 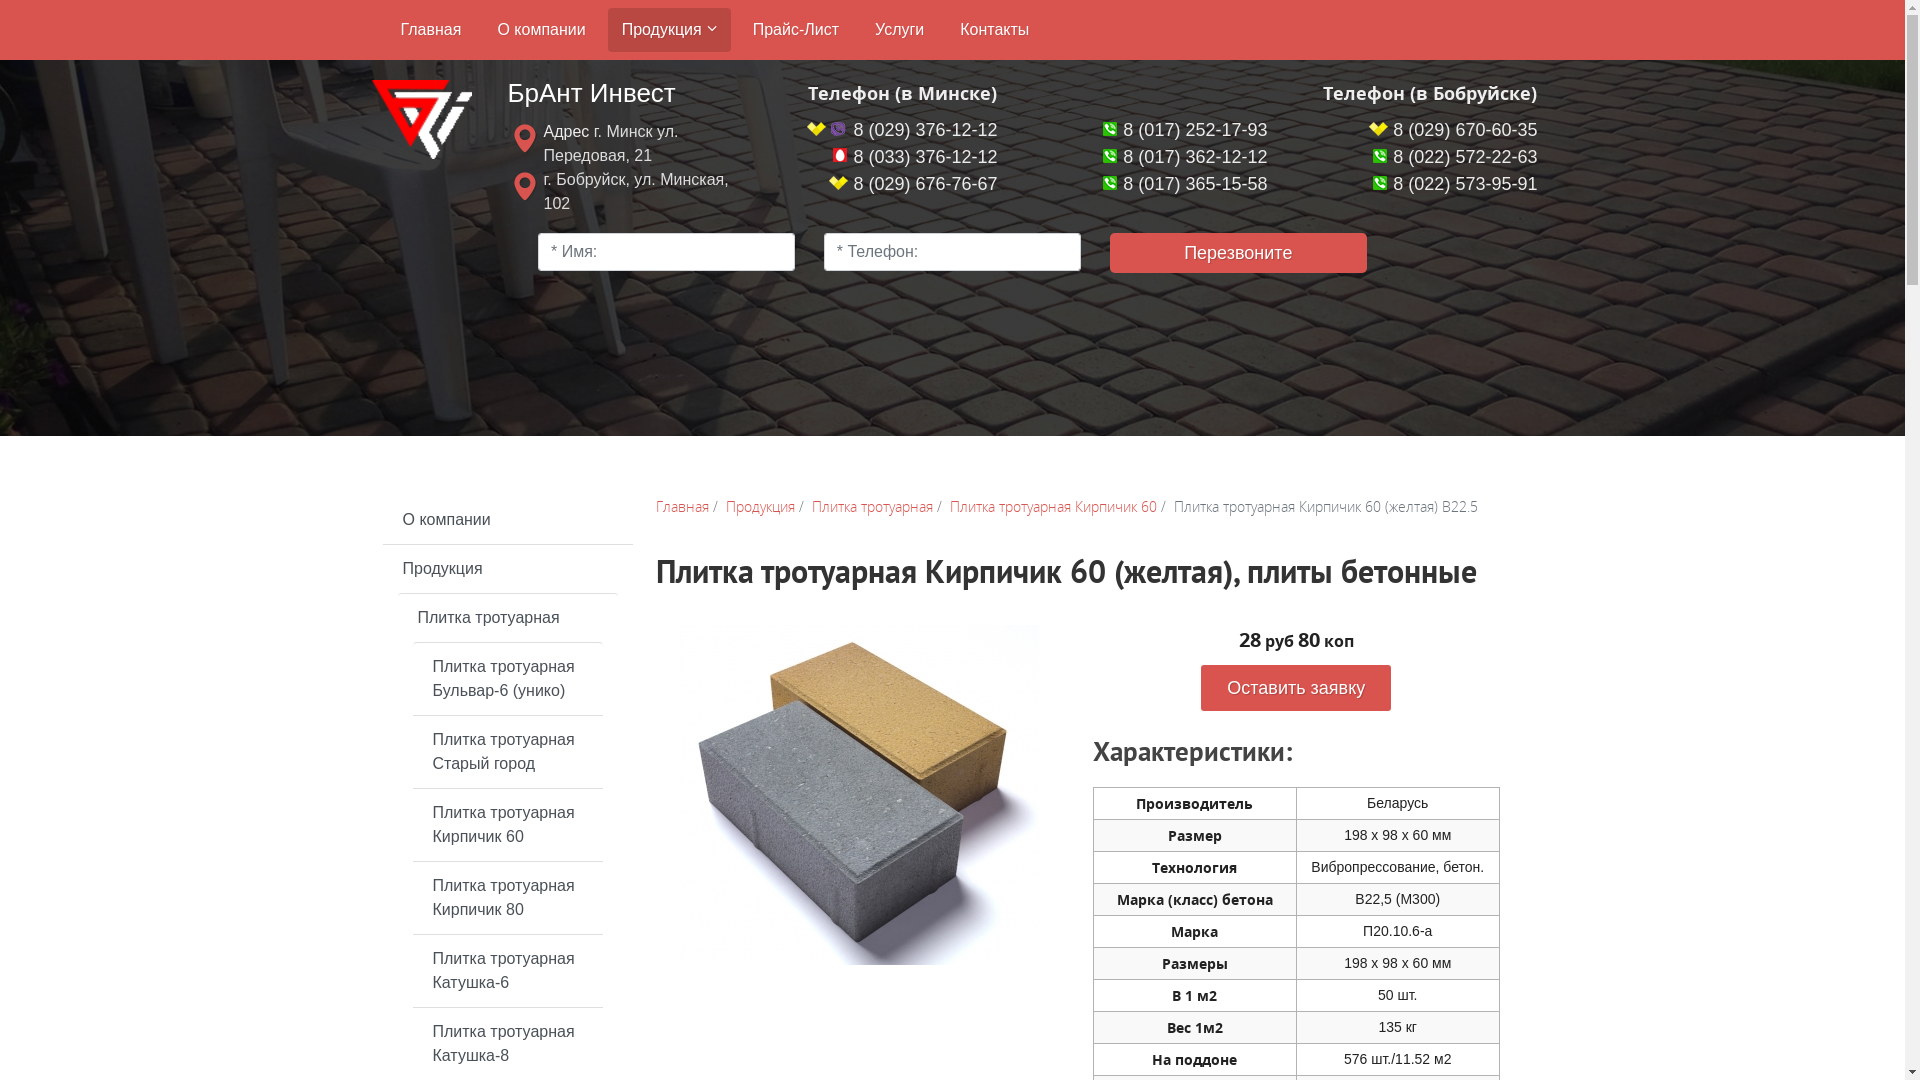 I want to click on '8 (029) 676-76-67', so click(x=911, y=184).